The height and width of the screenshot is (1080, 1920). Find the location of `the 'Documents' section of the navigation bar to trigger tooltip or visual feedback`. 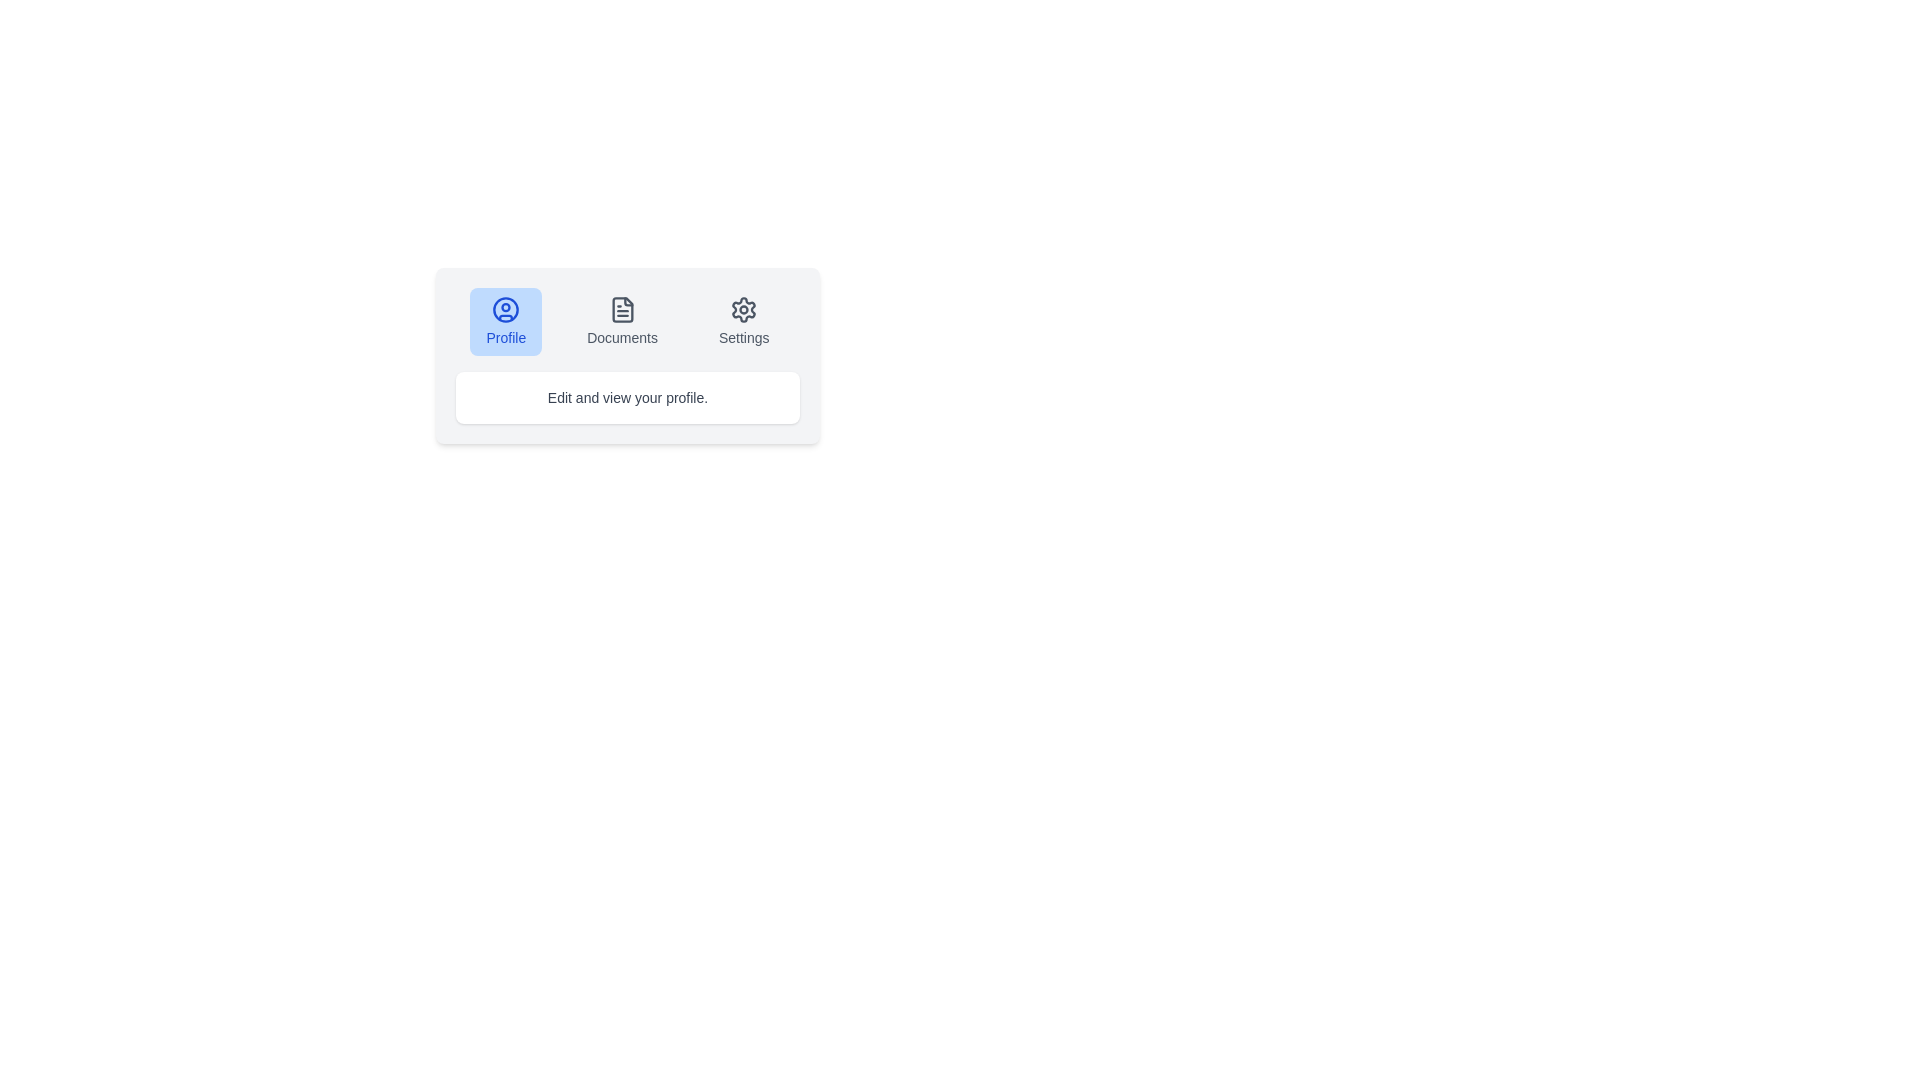

the 'Documents' section of the navigation bar to trigger tooltip or visual feedback is located at coordinates (627, 320).